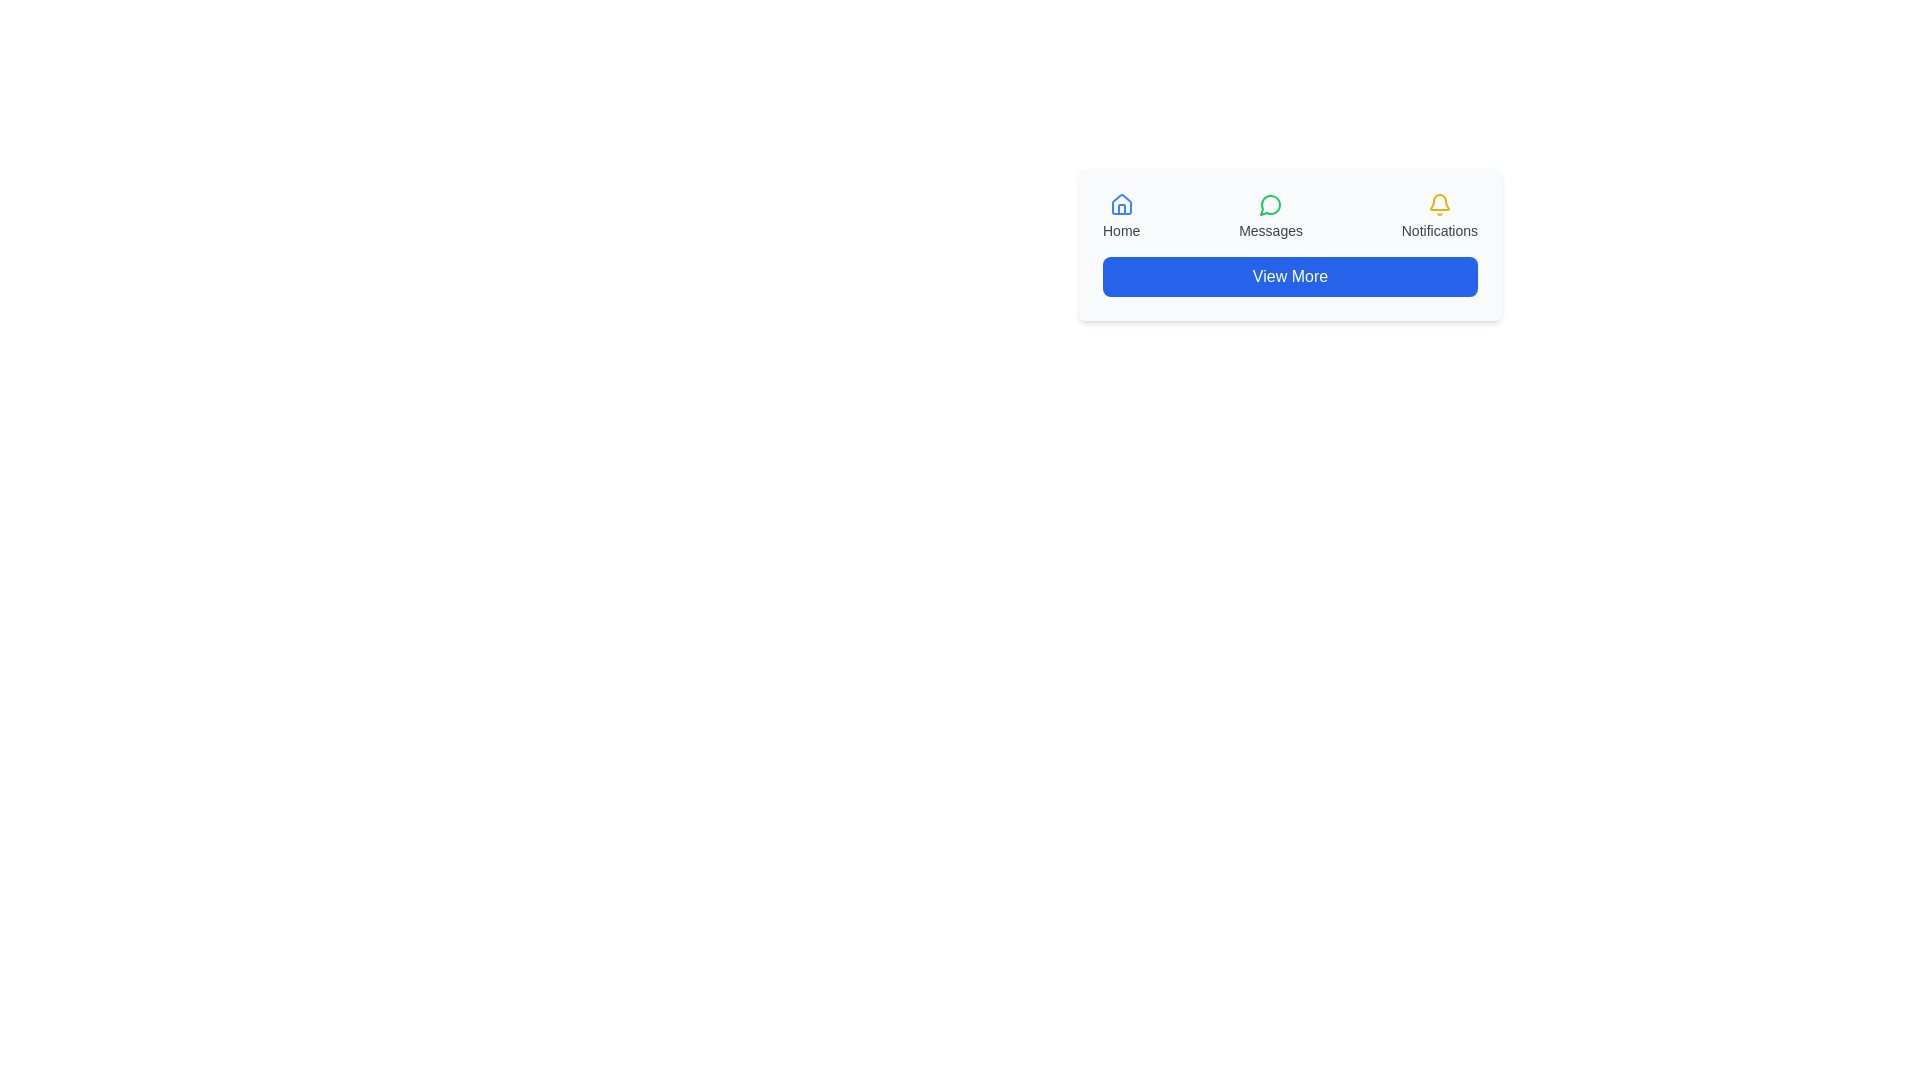 The image size is (1920, 1080). Describe the element at coordinates (1438, 216) in the screenshot. I see `the 'Notifications' button, which features a yellow bell icon and is labeled in small gray font` at that location.